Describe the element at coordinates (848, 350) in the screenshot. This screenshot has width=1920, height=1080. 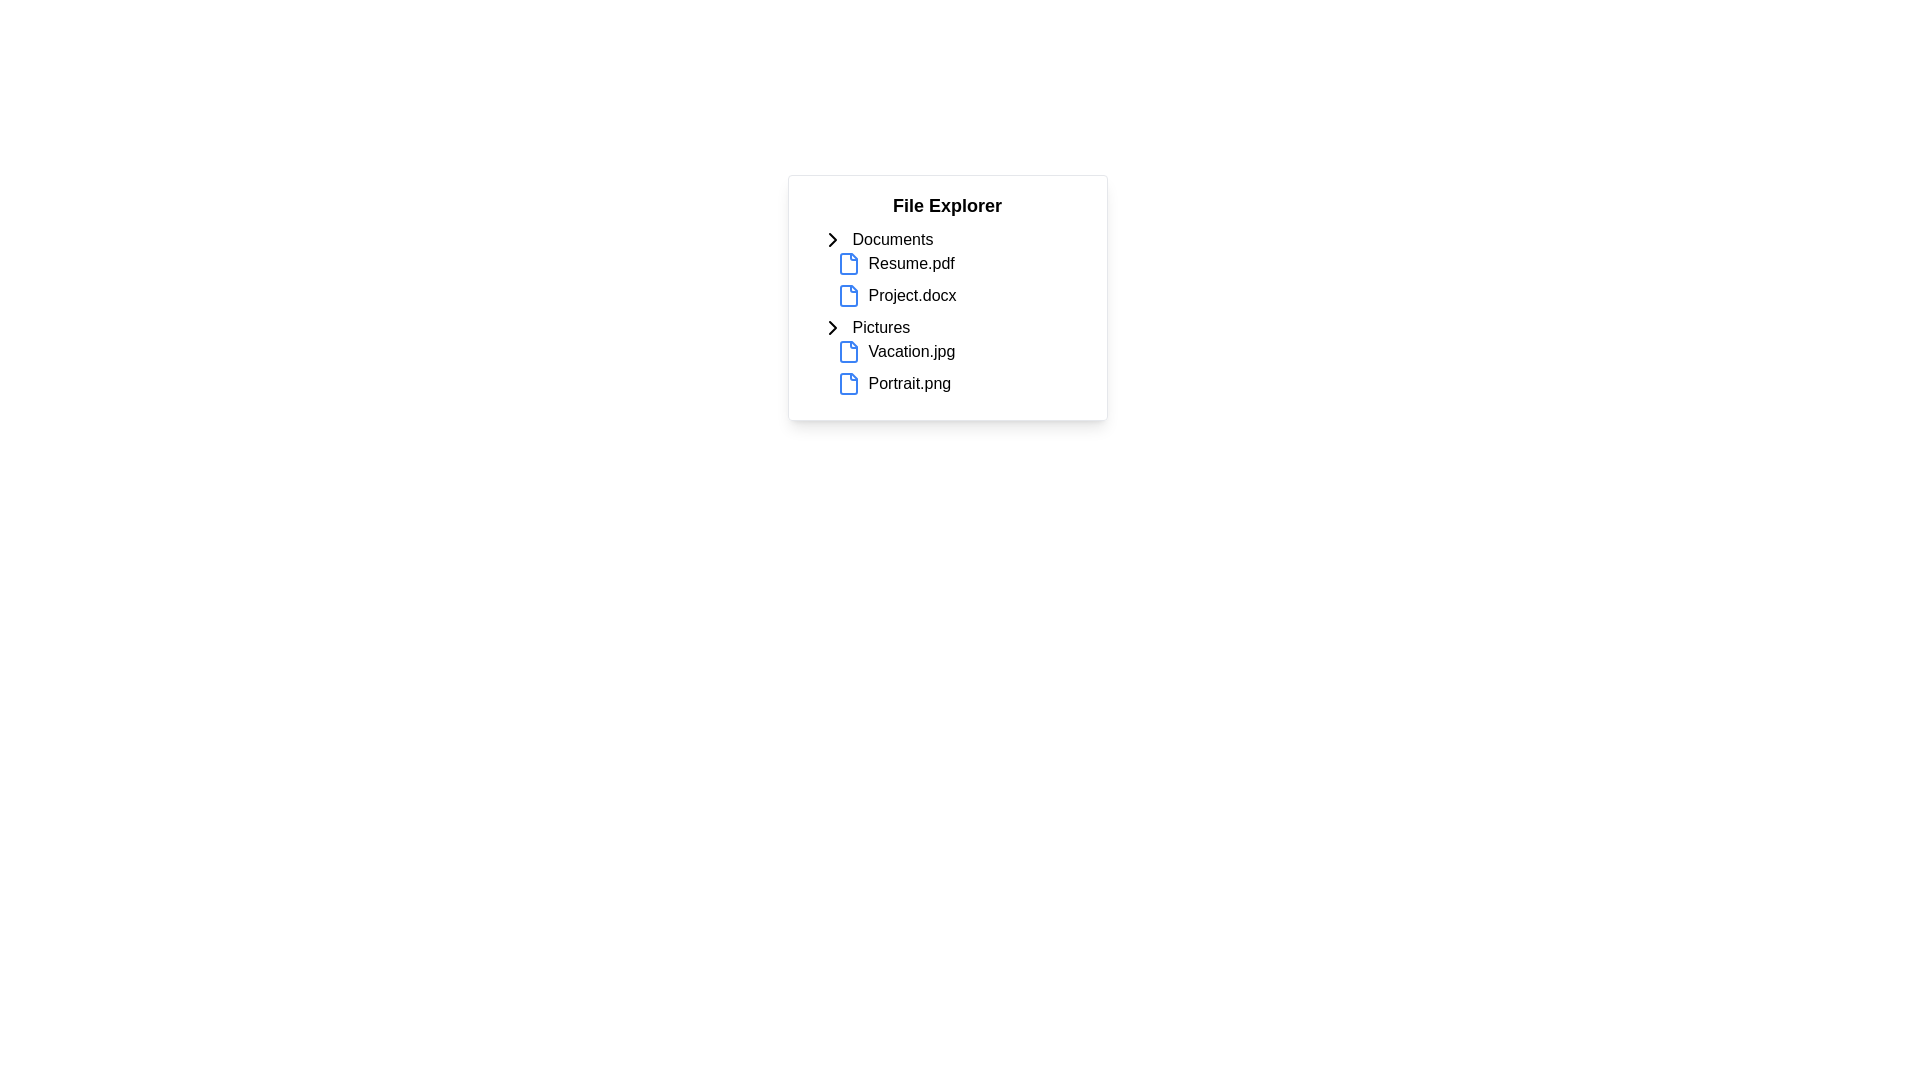
I see `the blue file icon representing 'Vacation.jpg'` at that location.